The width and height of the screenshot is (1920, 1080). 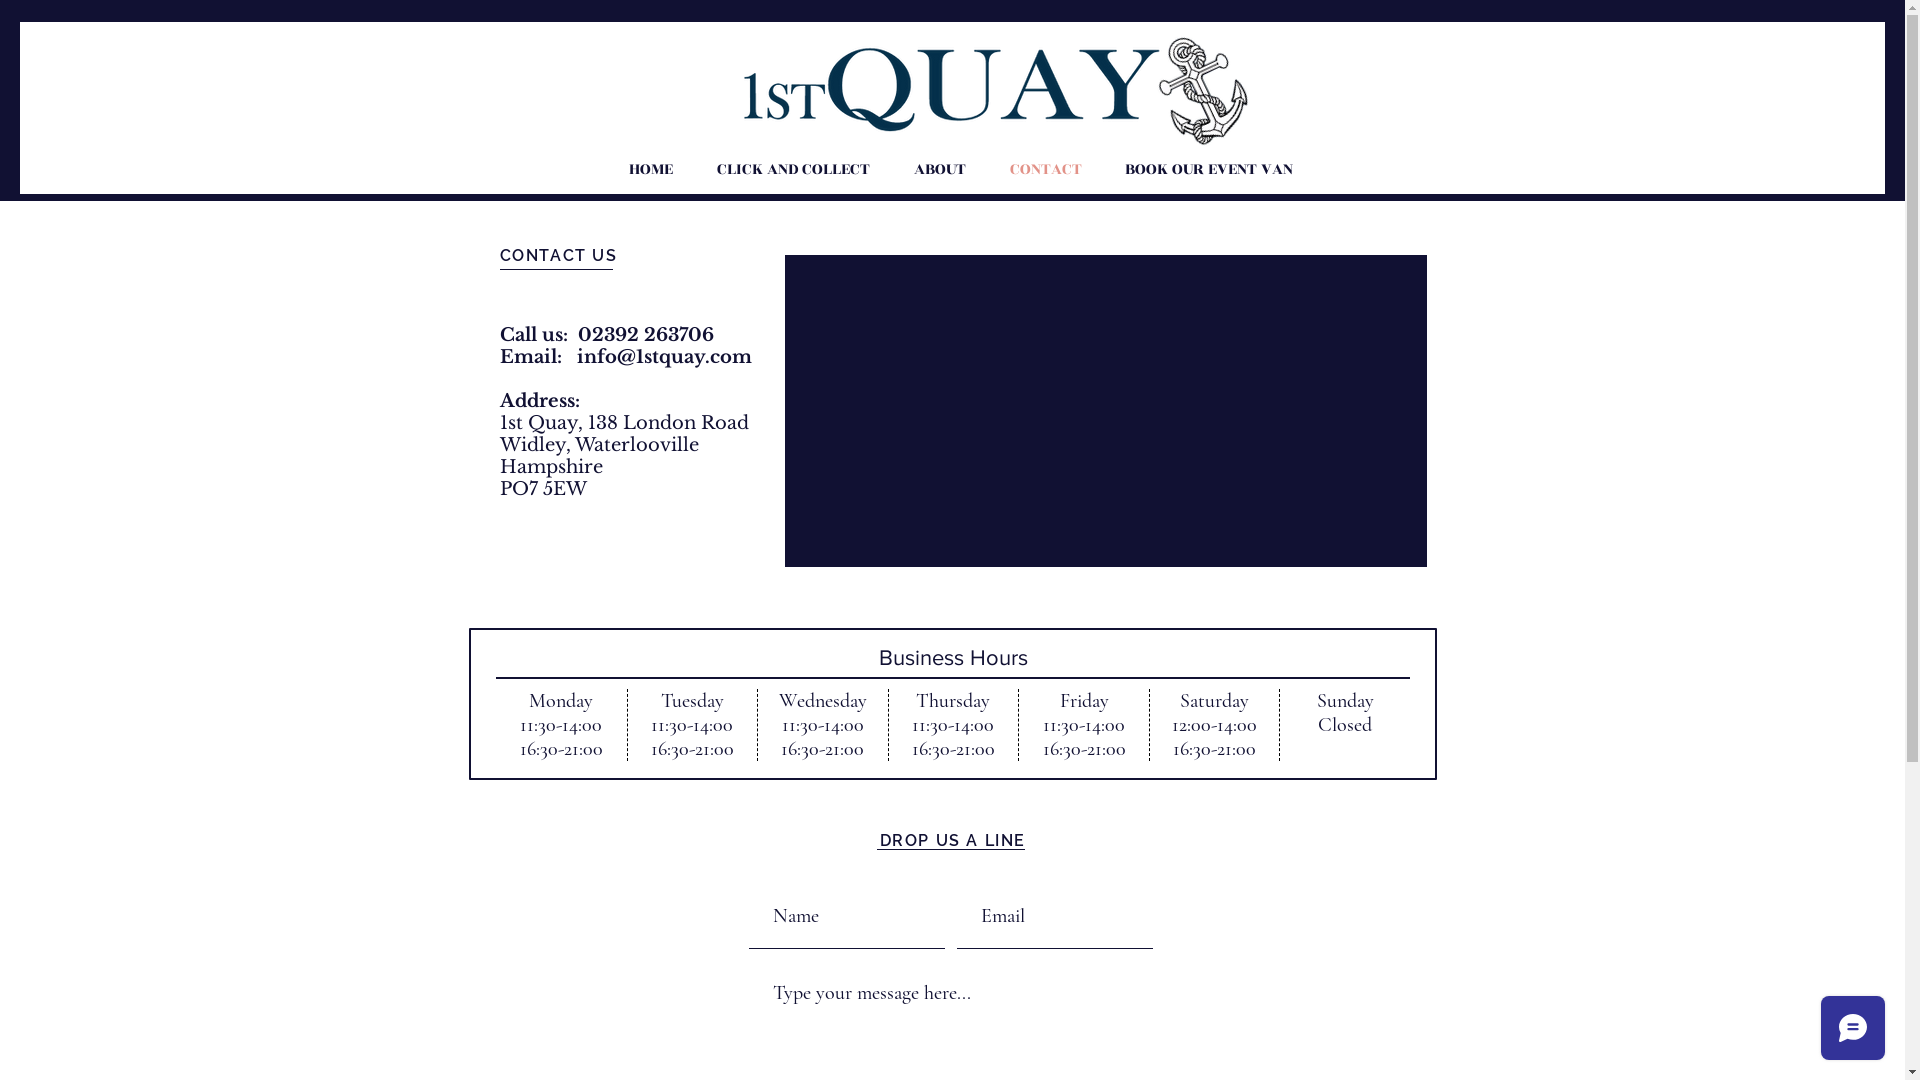 What do you see at coordinates (1208, 168) in the screenshot?
I see `'BOOK OUR EVENT VAN'` at bounding box center [1208, 168].